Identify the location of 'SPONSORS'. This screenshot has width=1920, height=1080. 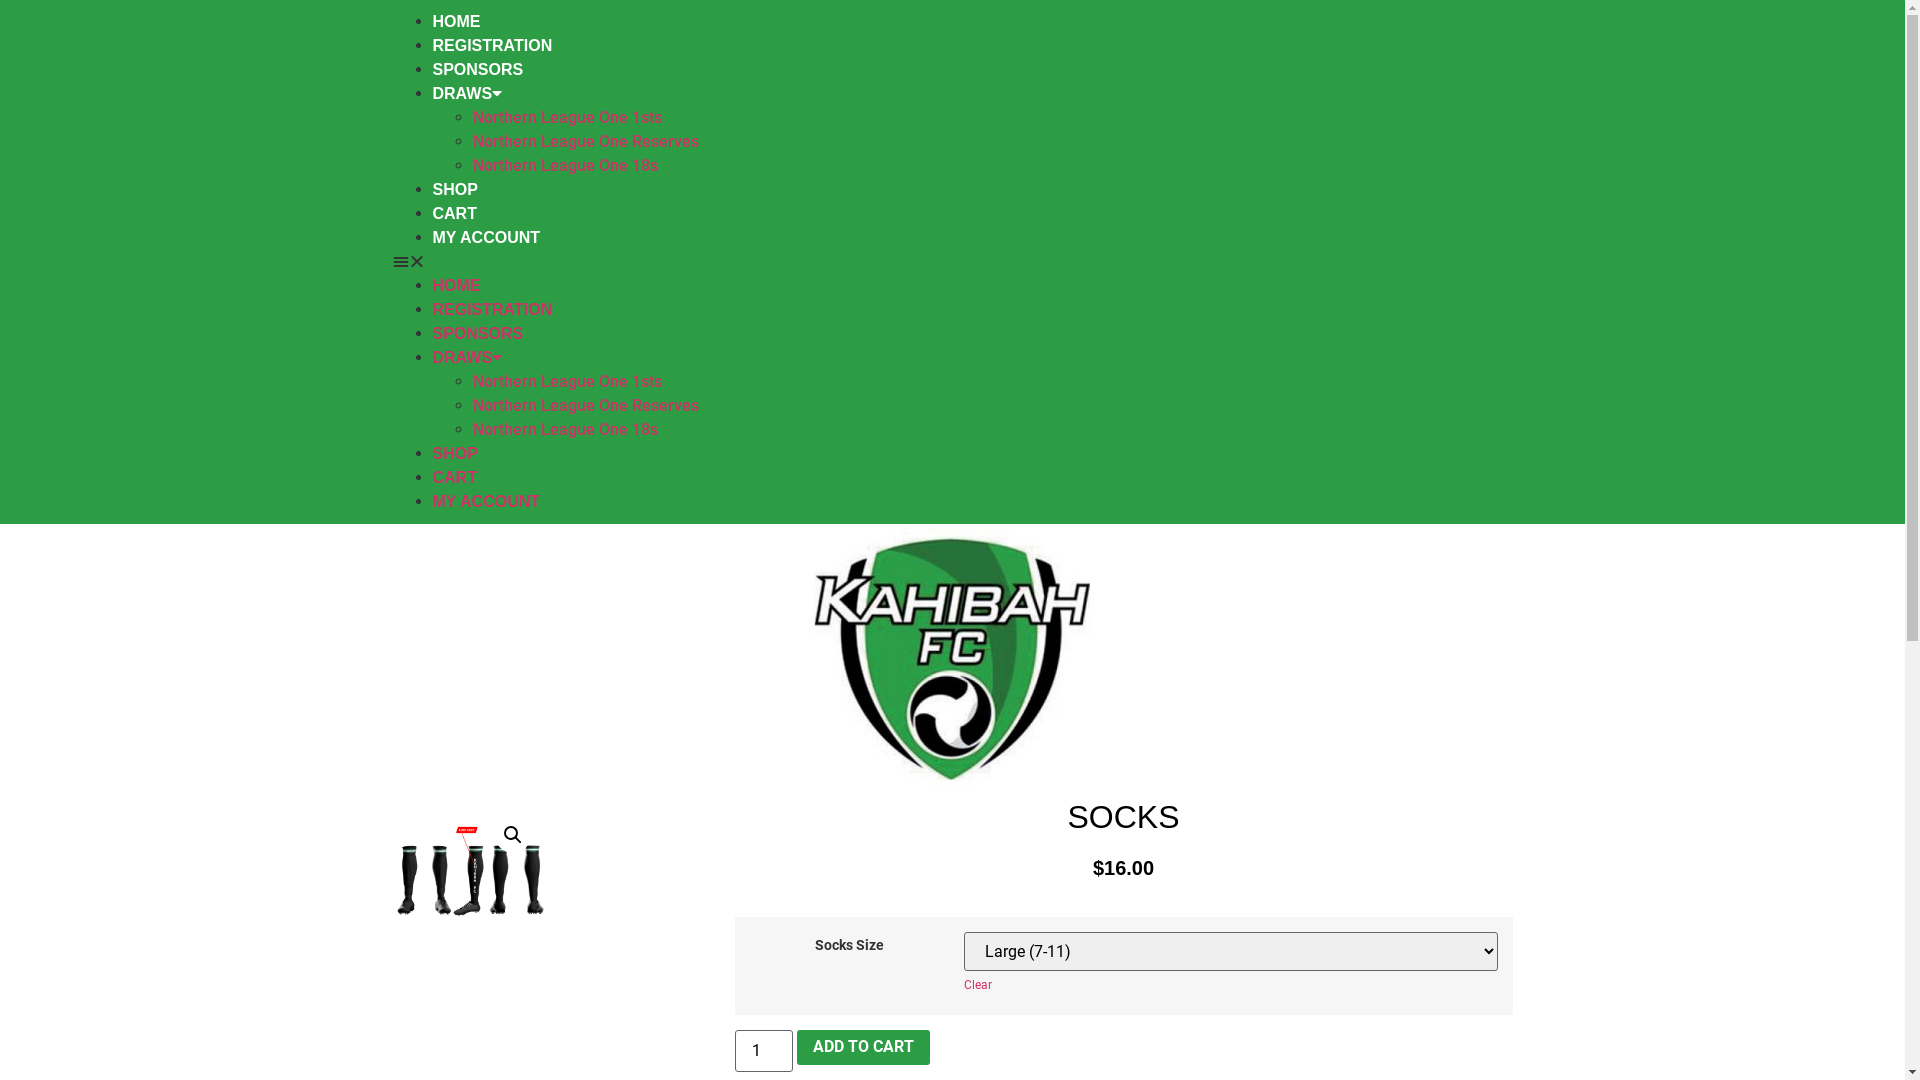
(476, 68).